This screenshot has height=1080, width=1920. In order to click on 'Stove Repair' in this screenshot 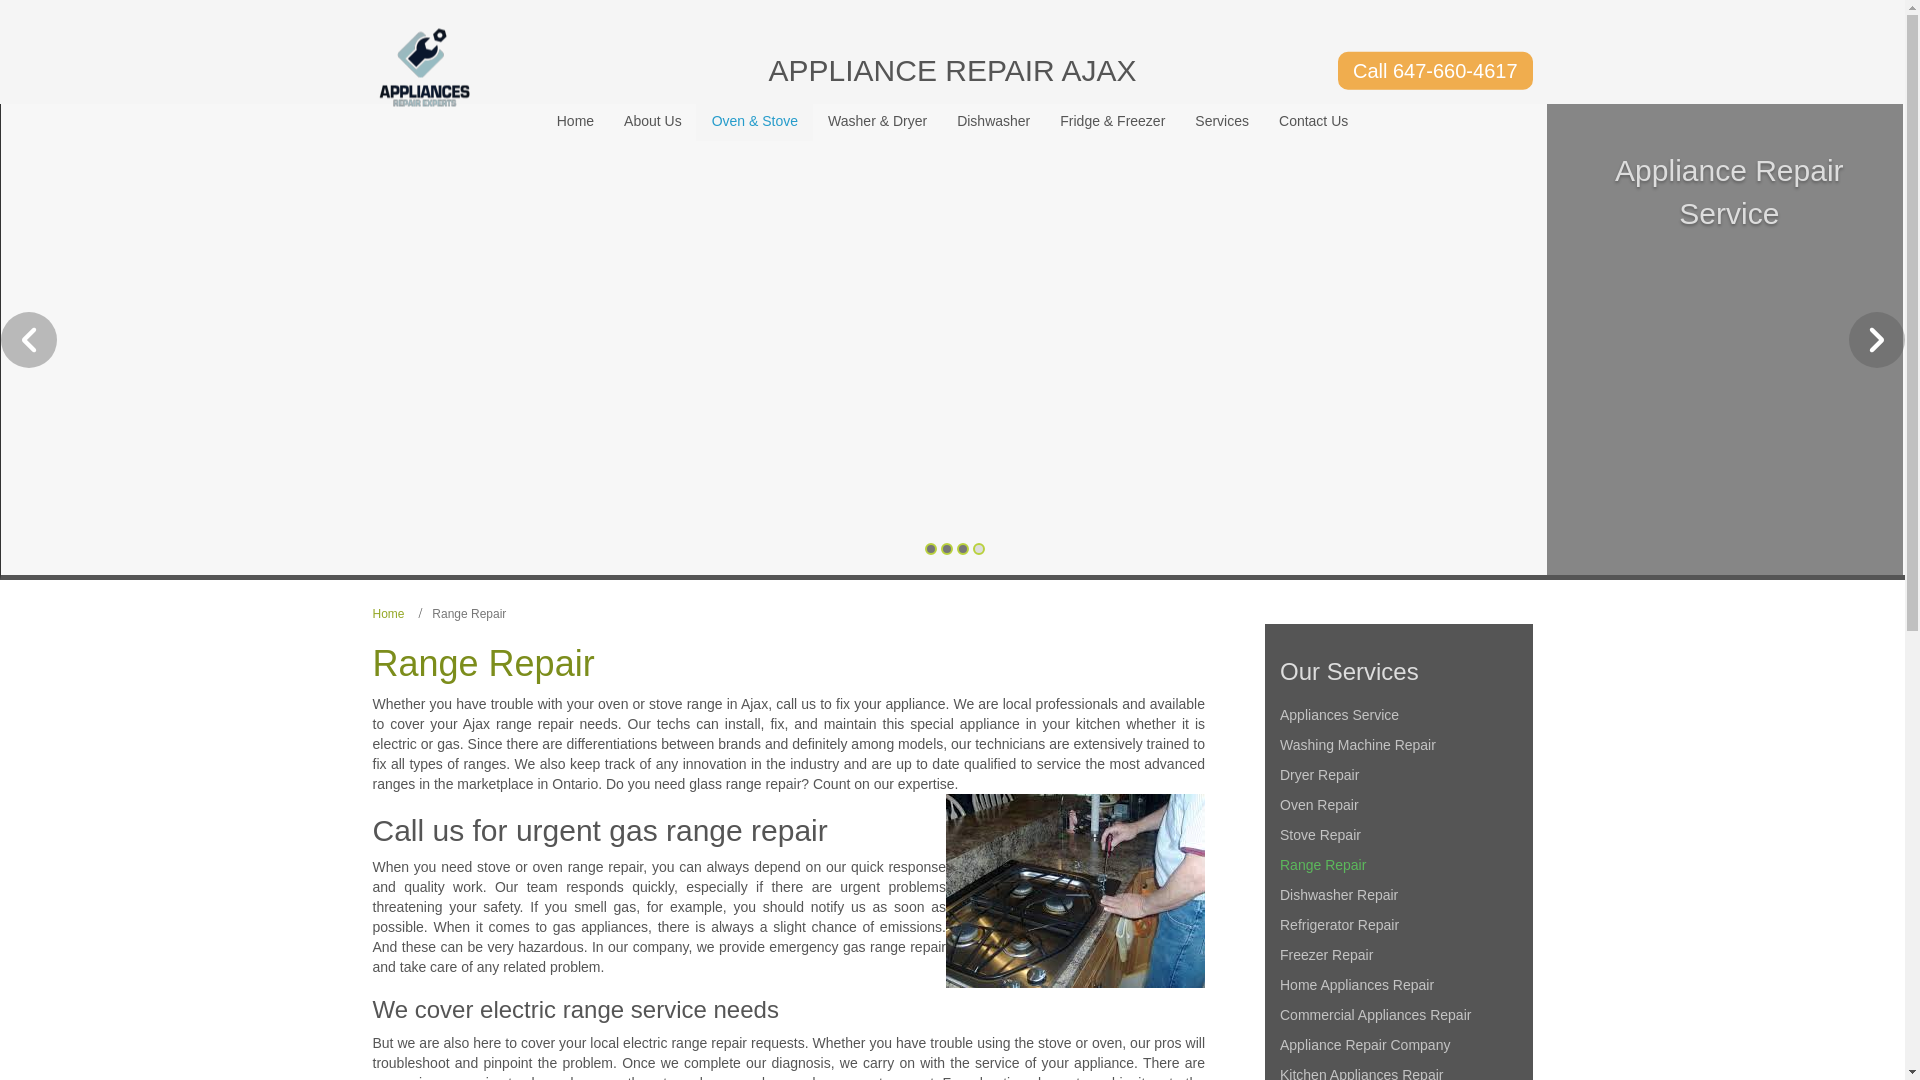, I will do `click(1397, 834)`.